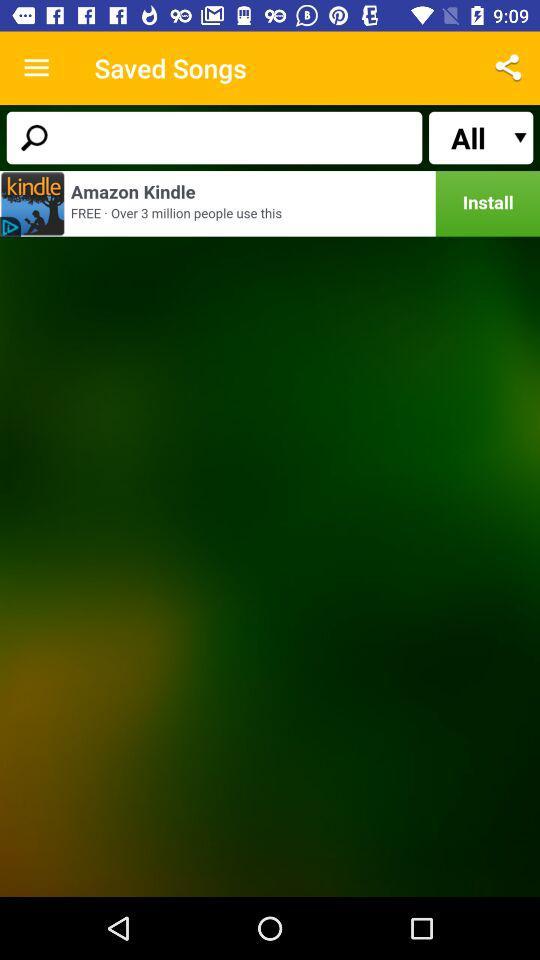 The width and height of the screenshot is (540, 960). What do you see at coordinates (213, 136) in the screenshot?
I see `search` at bounding box center [213, 136].